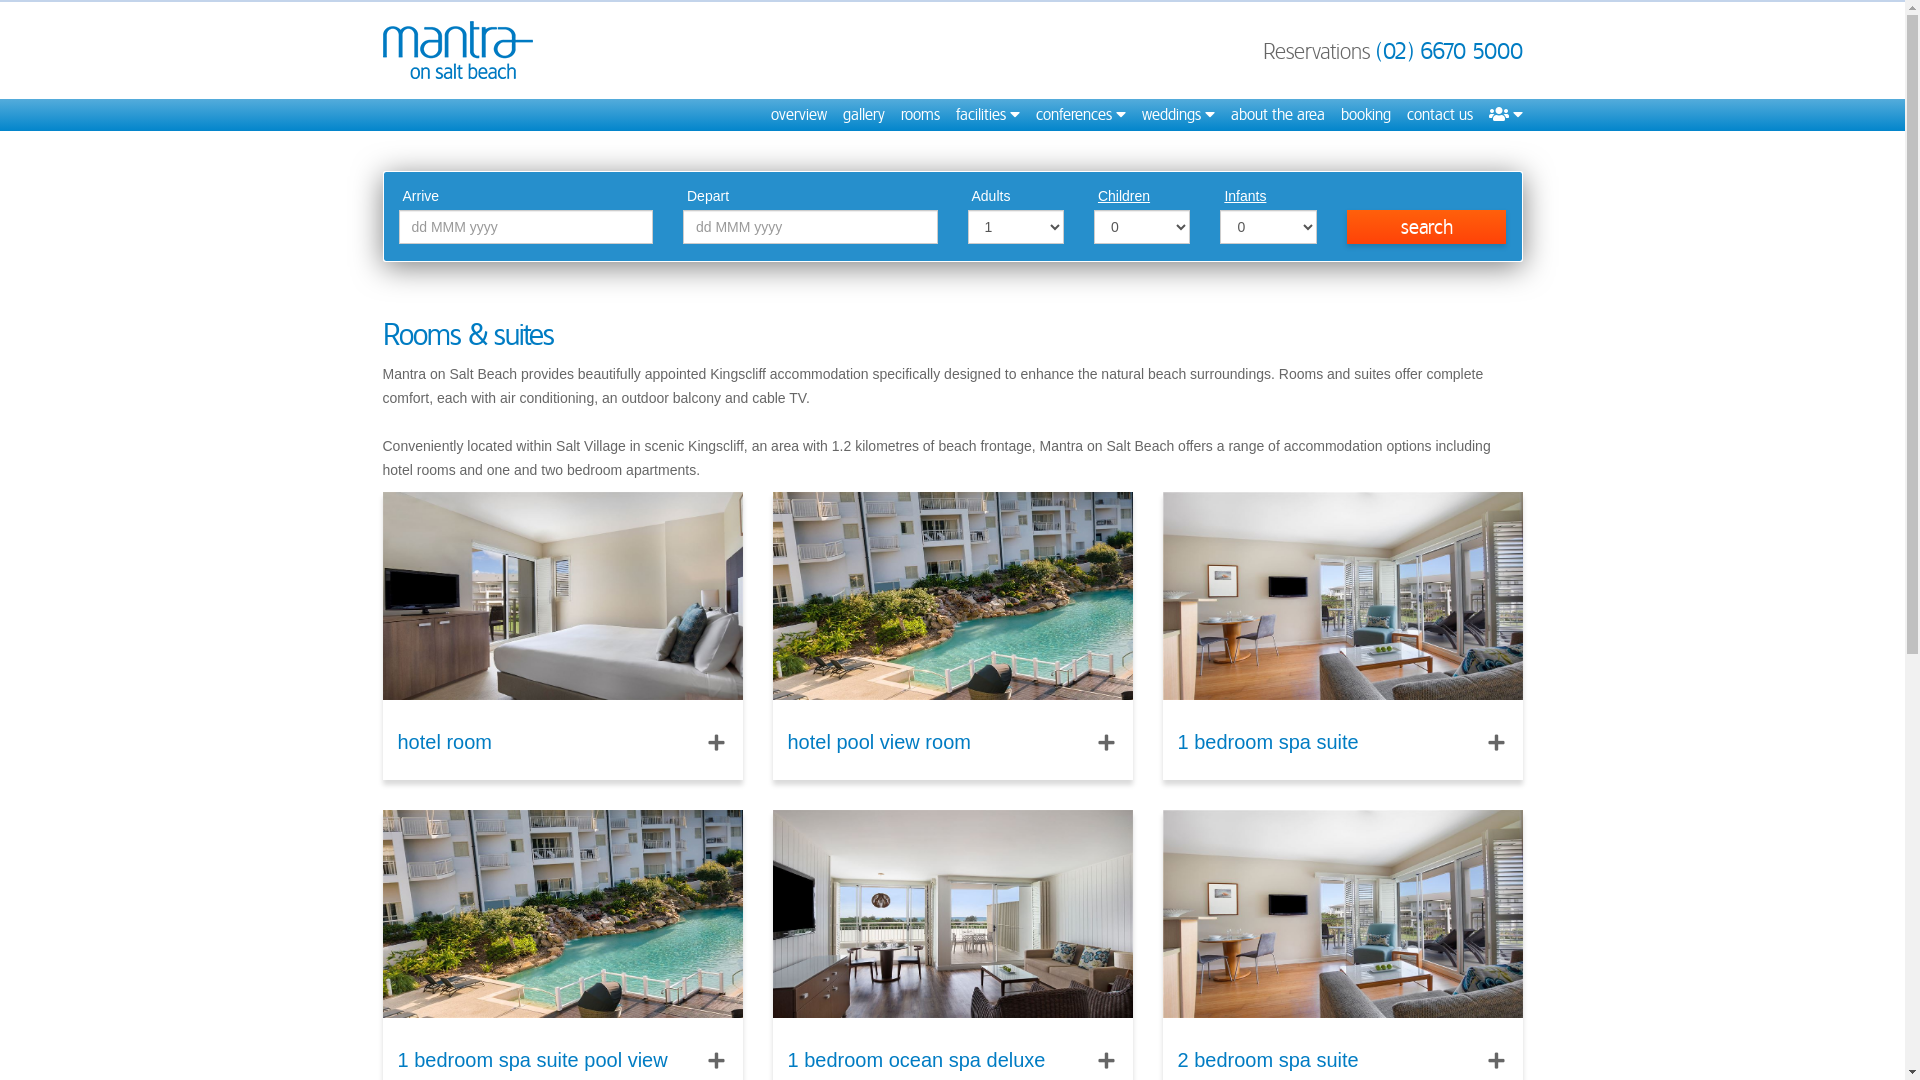 This screenshot has height=1080, width=1920. I want to click on '(02) 6670 5000', so click(1375, 49).